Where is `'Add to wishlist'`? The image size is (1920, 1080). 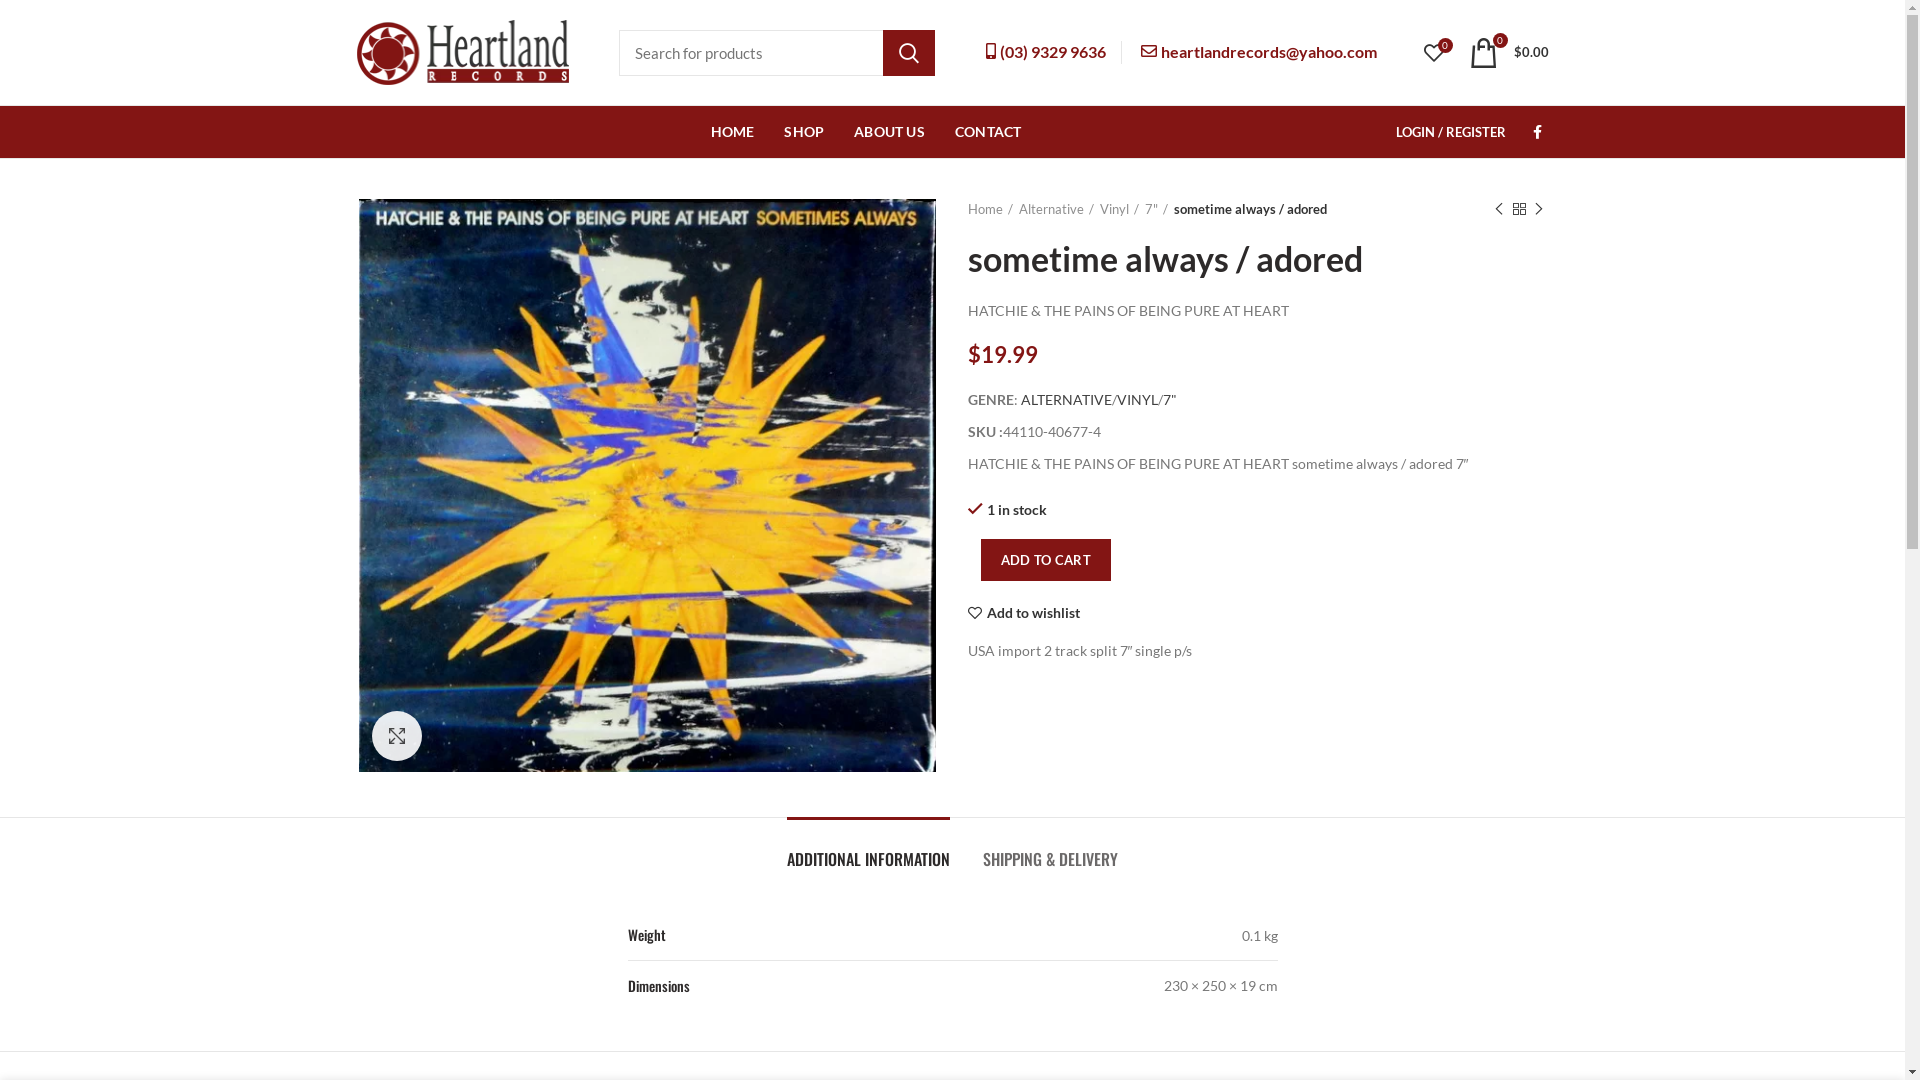 'Add to wishlist' is located at coordinates (1023, 612).